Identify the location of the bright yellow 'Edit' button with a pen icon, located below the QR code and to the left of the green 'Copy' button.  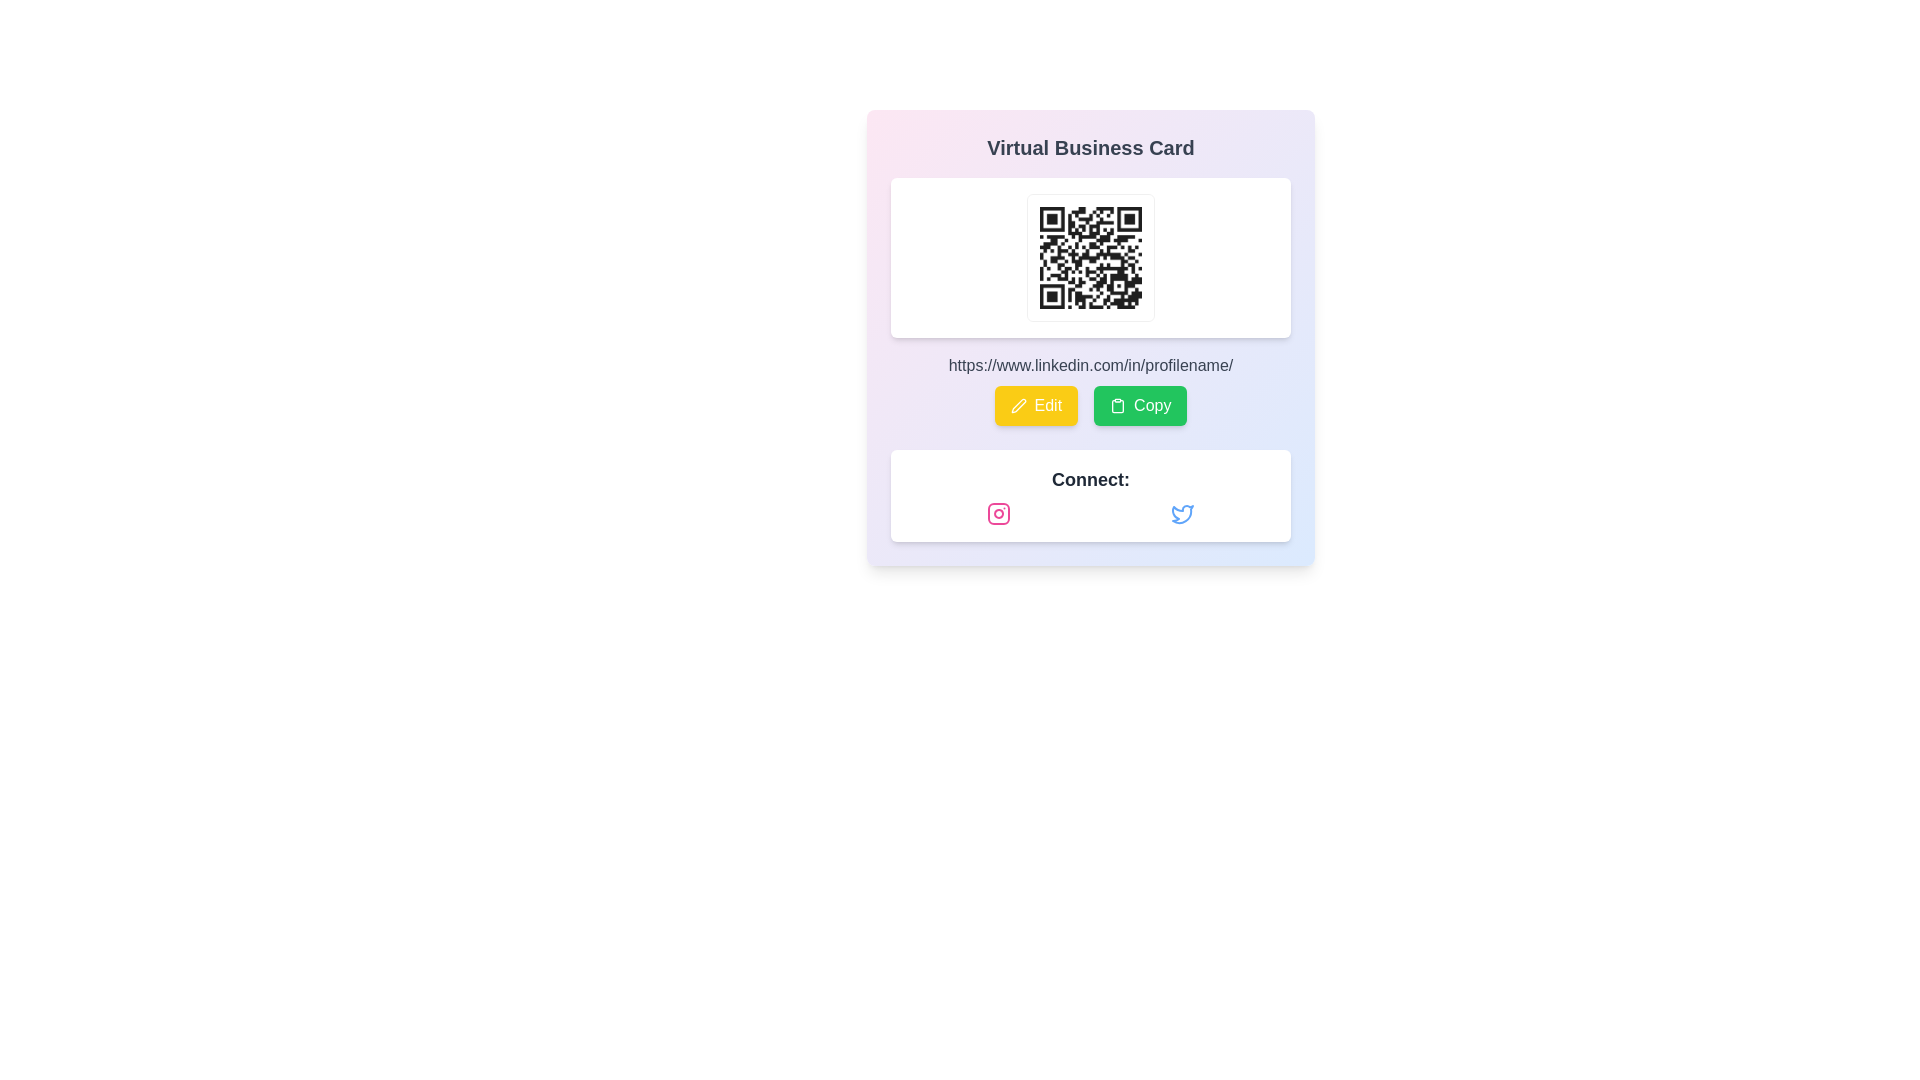
(1036, 405).